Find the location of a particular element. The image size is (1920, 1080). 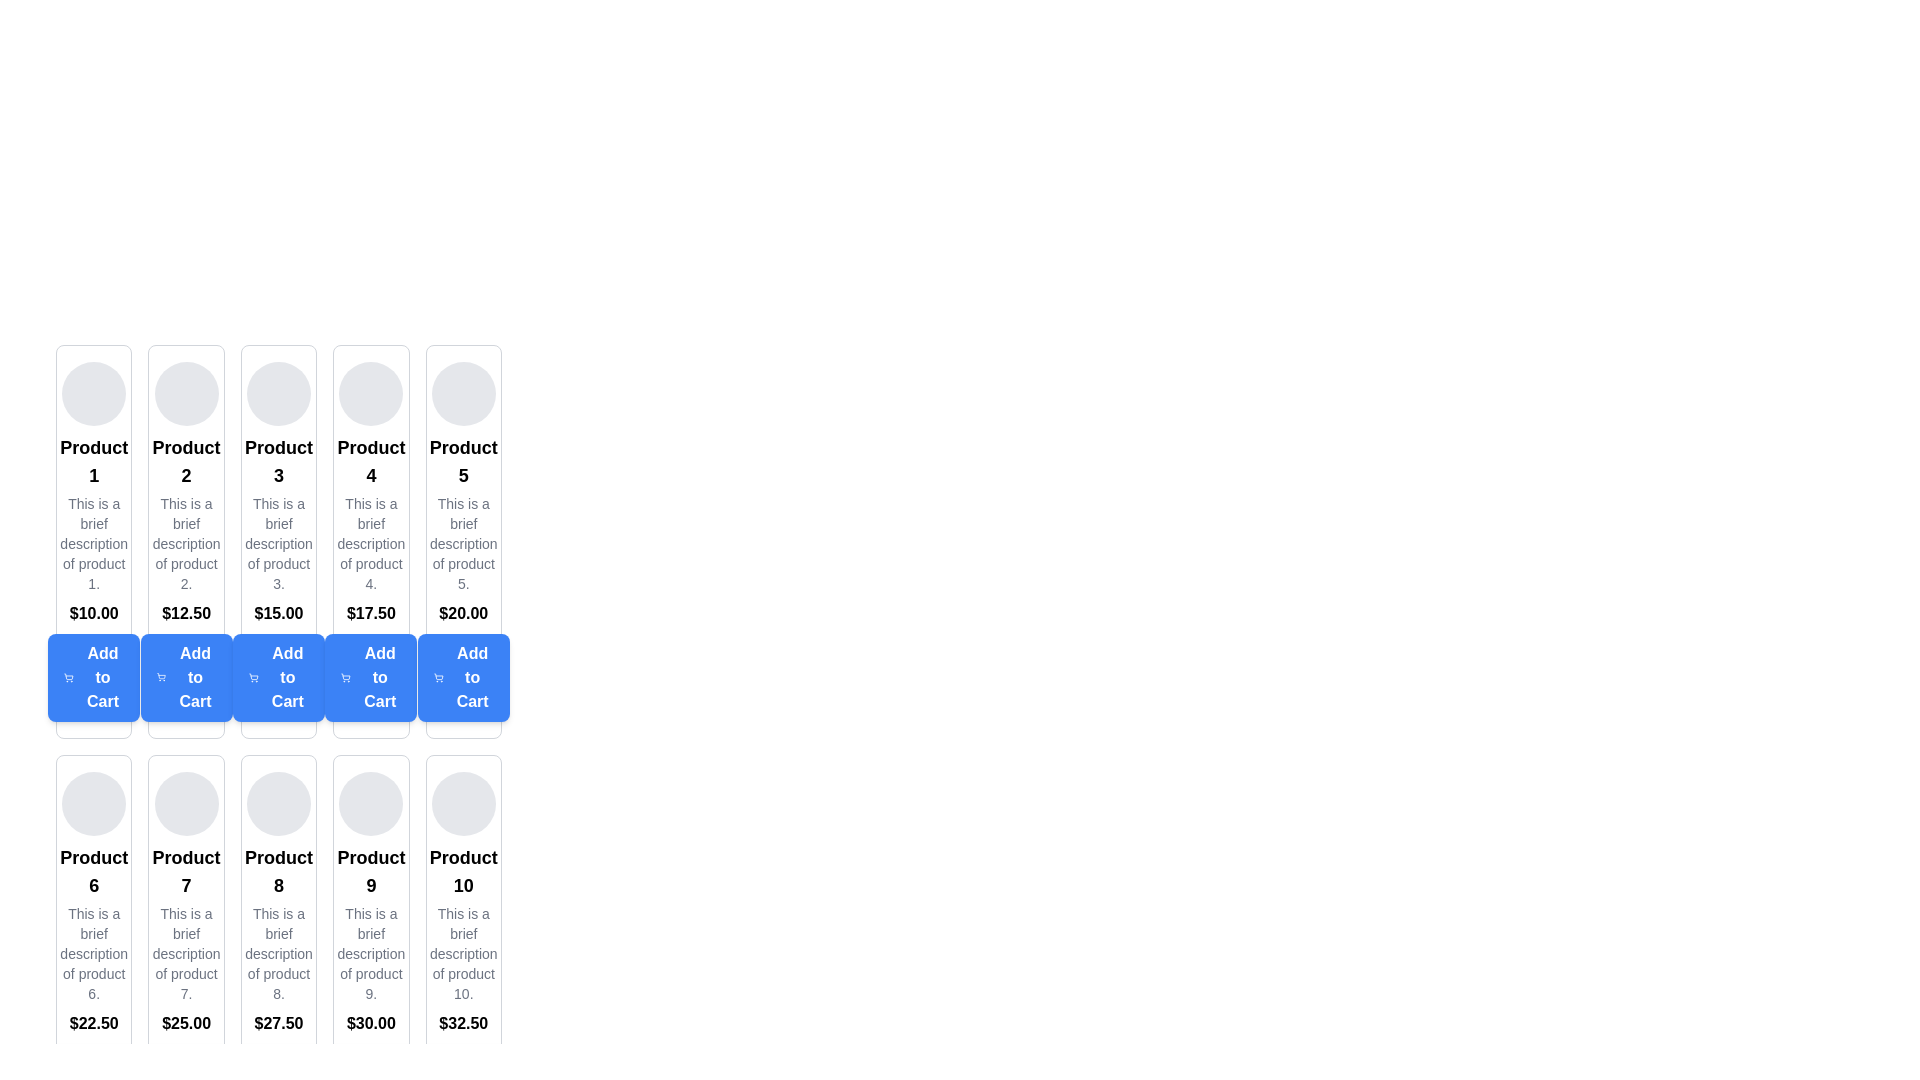

the text label that serves as the title for the fifth product card in the first row of the grid layout, positioned below the circular image and above the product description is located at coordinates (462, 462).